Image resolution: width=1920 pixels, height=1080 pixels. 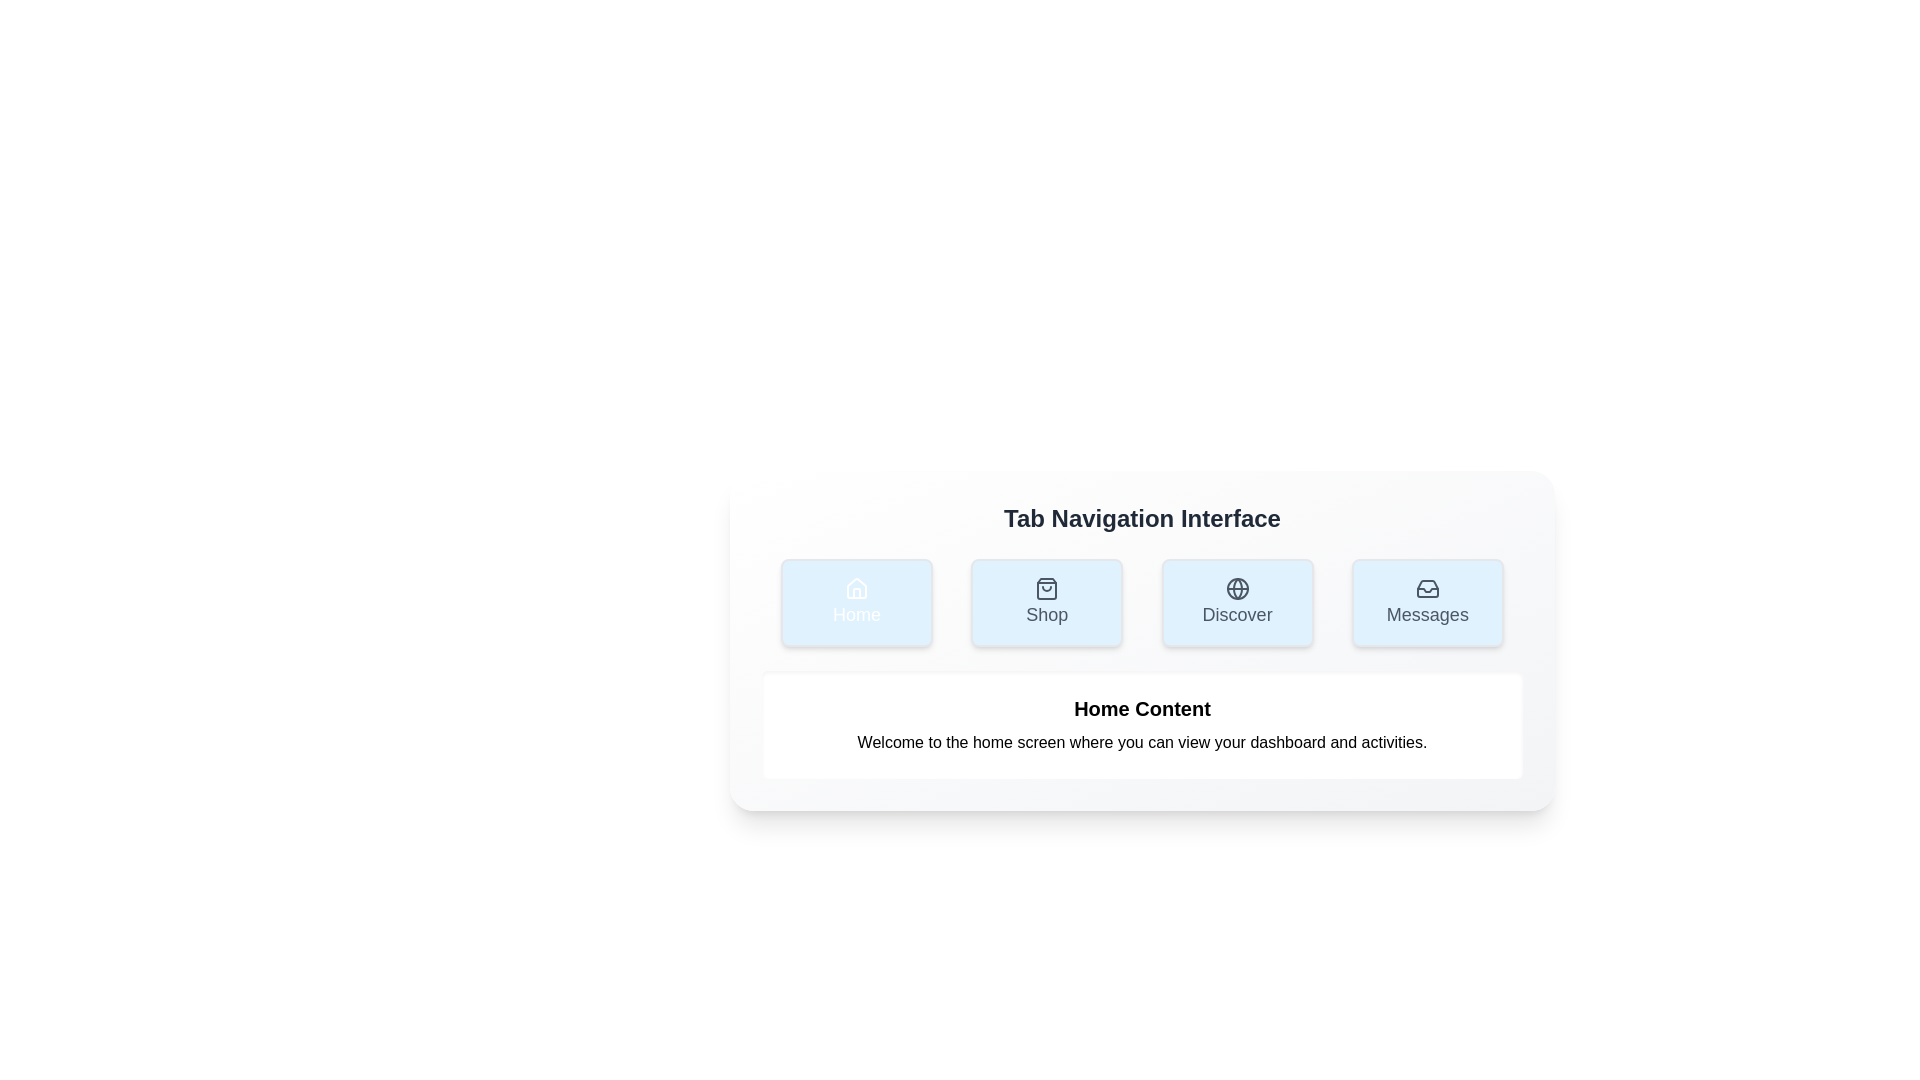 I want to click on the circular part of the 'Discover' navigation icon, which visually represents its purpose and is located between the 'Shop' and 'Messages' tabs, so click(x=1236, y=588).